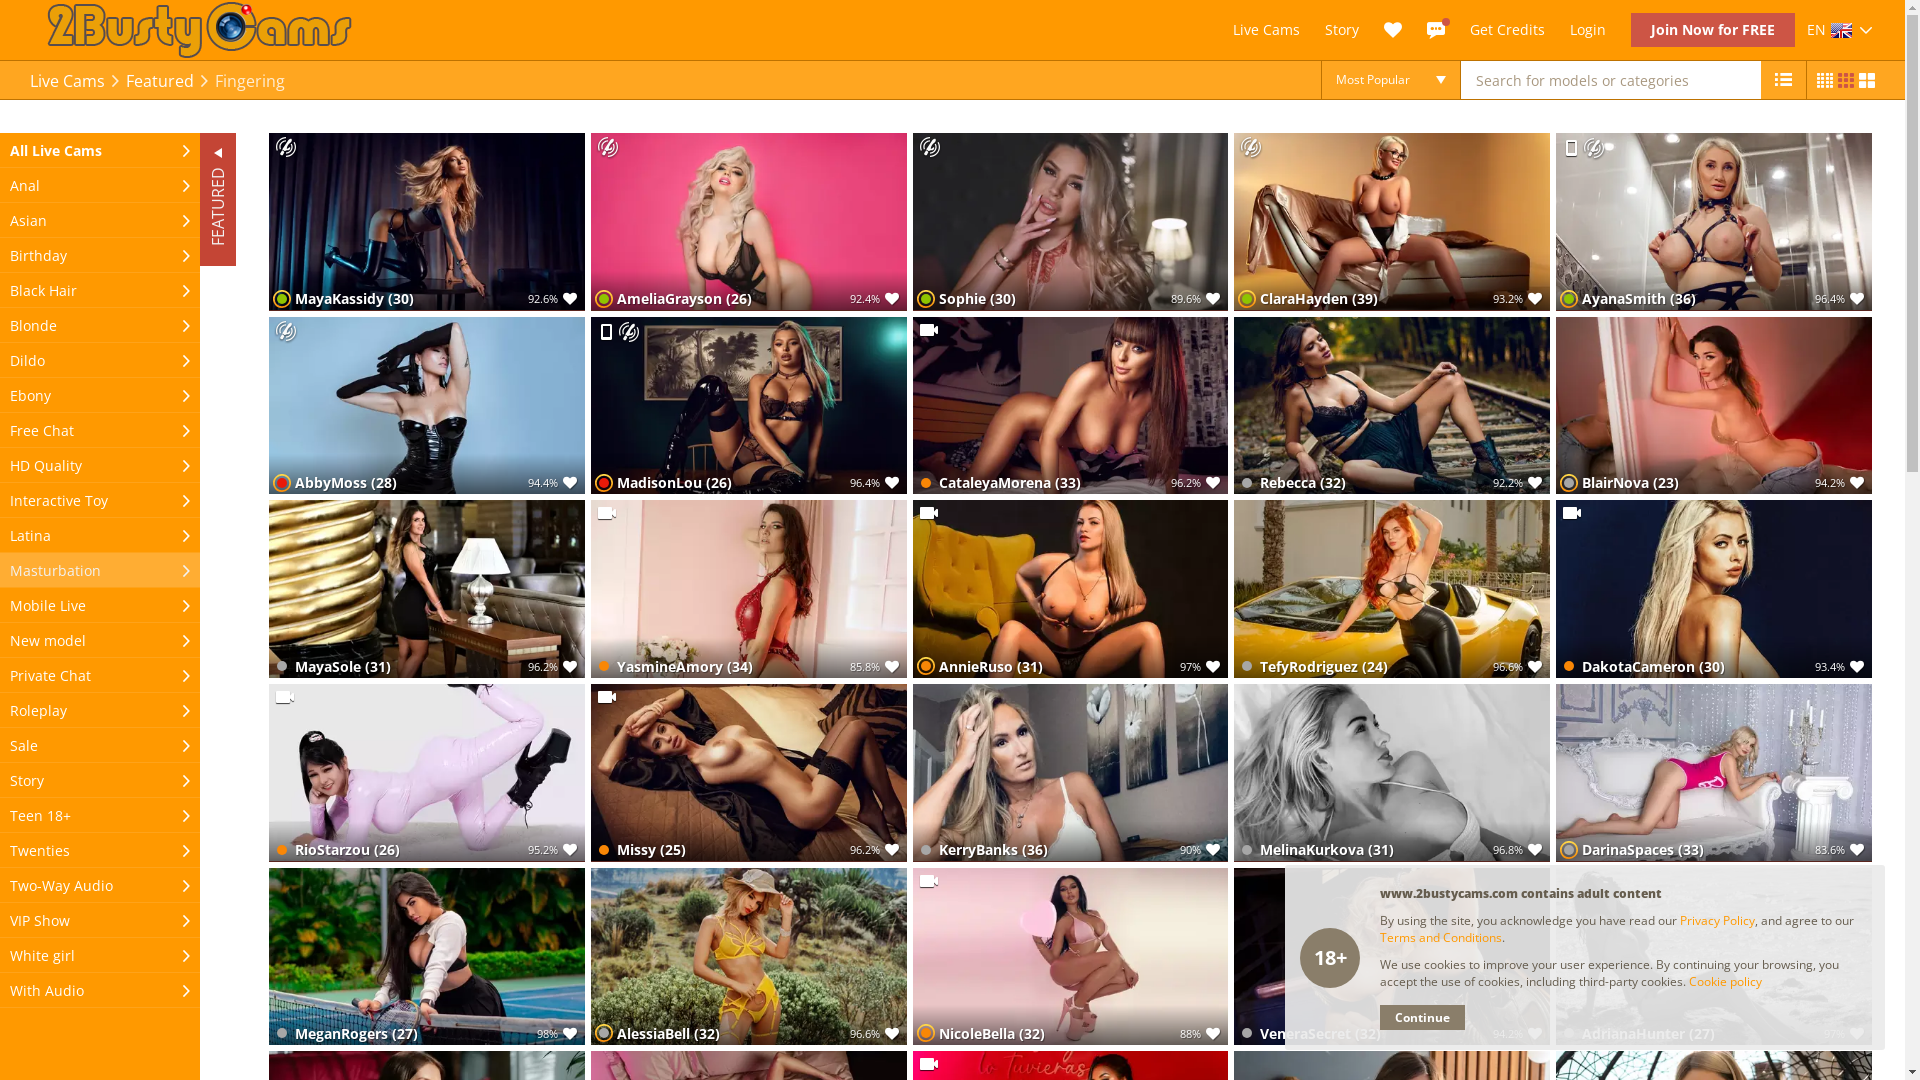  Describe the element at coordinates (1712, 405) in the screenshot. I see `'BlairNova (23)` at that location.